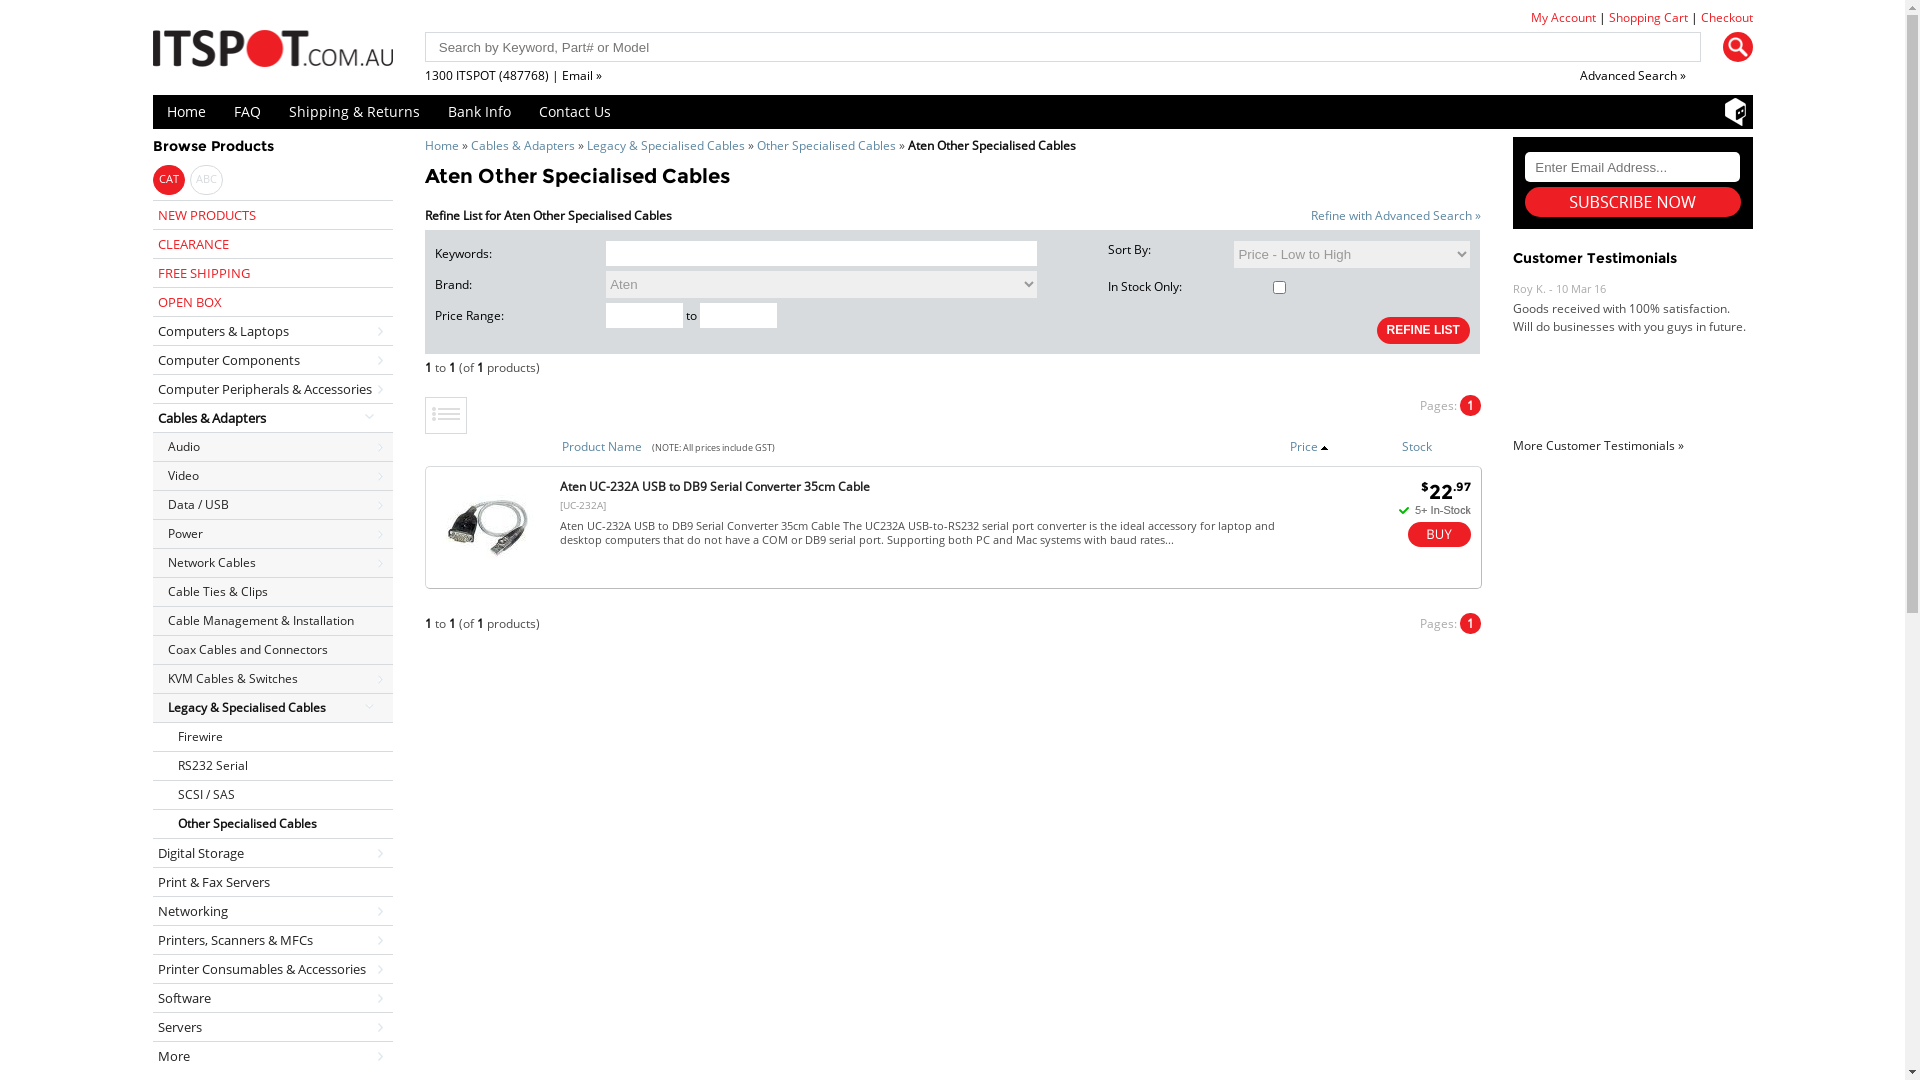 The image size is (1920, 1080). I want to click on 'ABC', so click(206, 180).